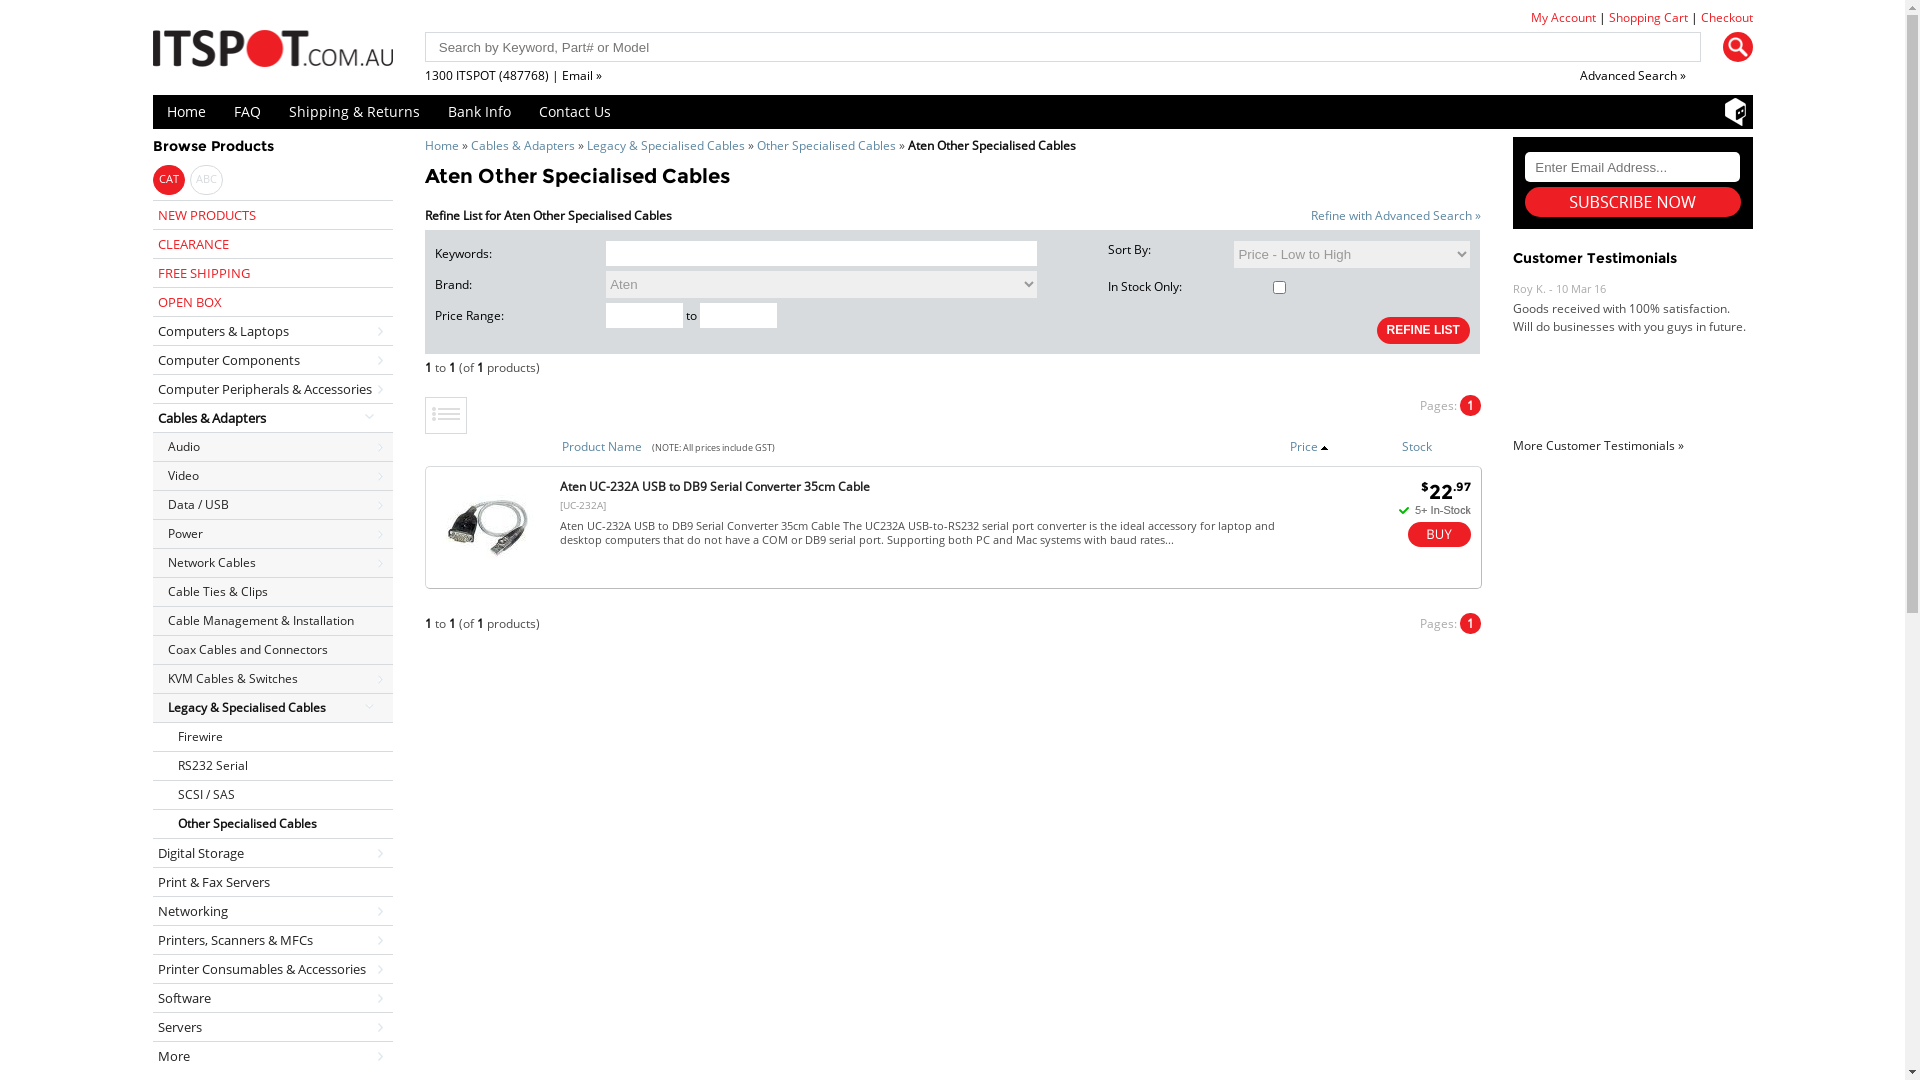 The image size is (1920, 1080). I want to click on 'ABC', so click(206, 180).